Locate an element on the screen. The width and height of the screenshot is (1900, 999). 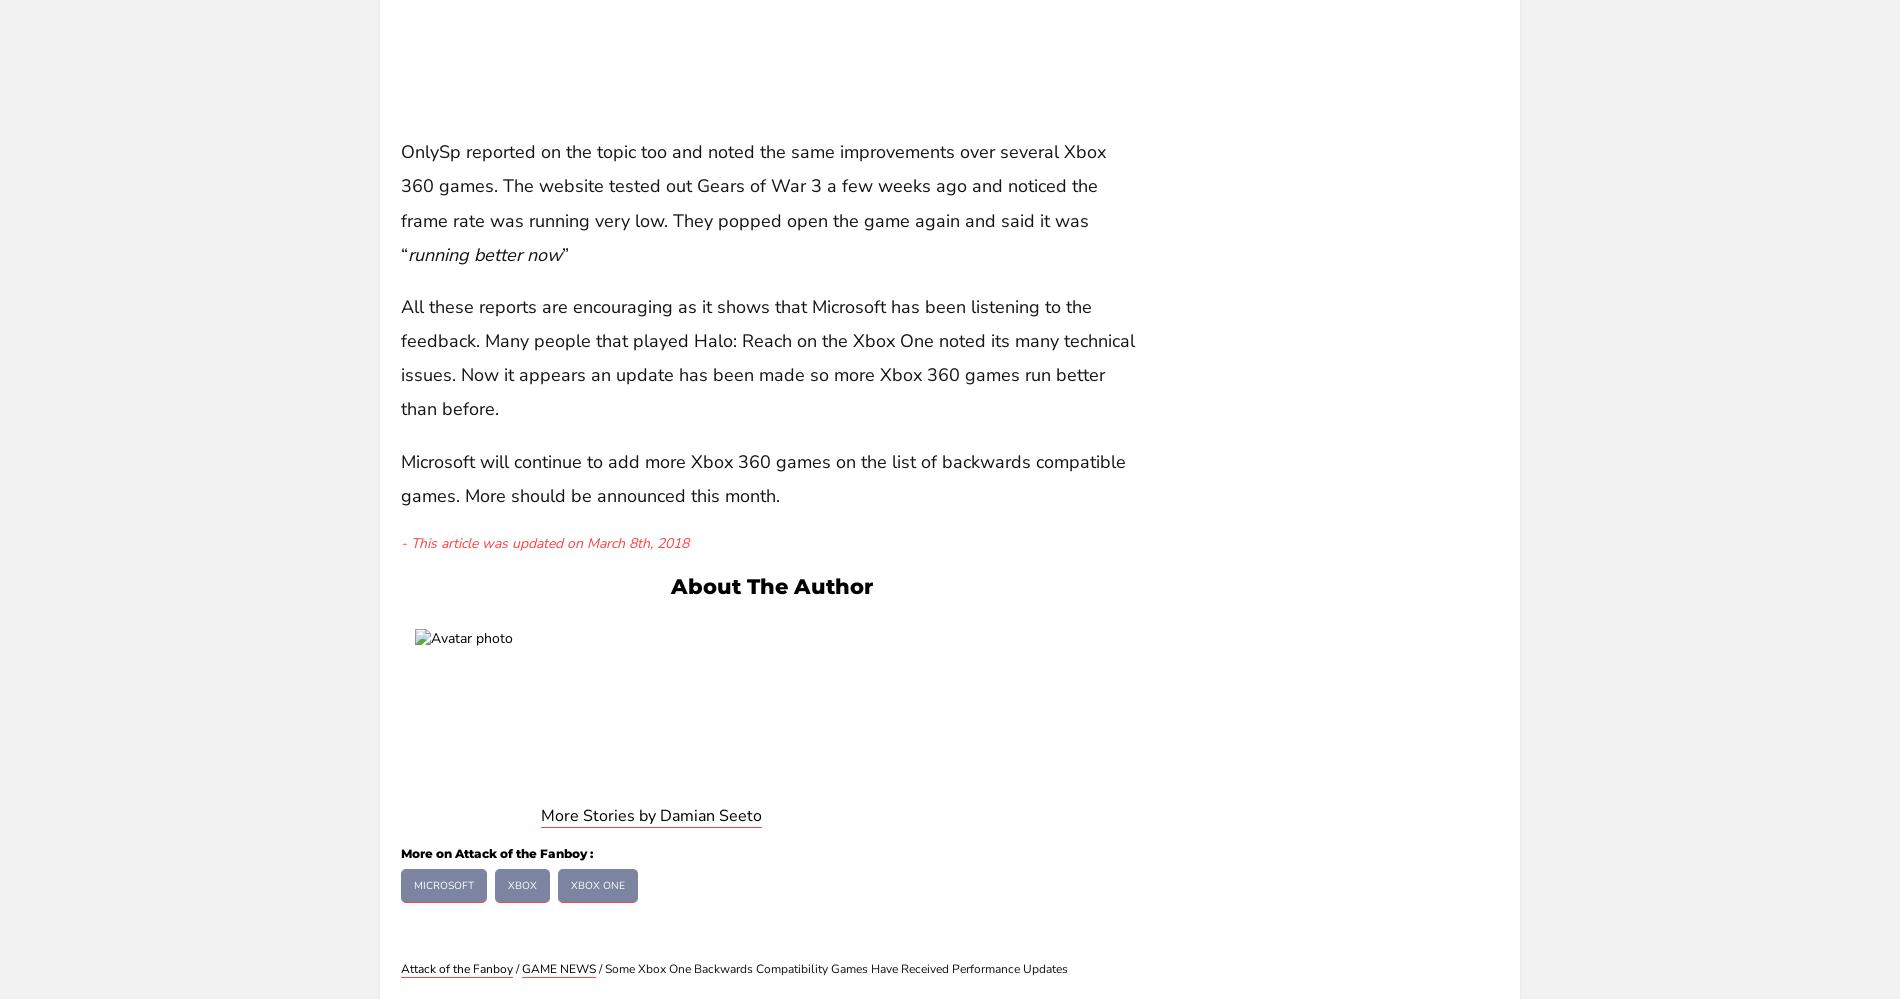
'Attack of the Fanboy' is located at coordinates (455, 967).